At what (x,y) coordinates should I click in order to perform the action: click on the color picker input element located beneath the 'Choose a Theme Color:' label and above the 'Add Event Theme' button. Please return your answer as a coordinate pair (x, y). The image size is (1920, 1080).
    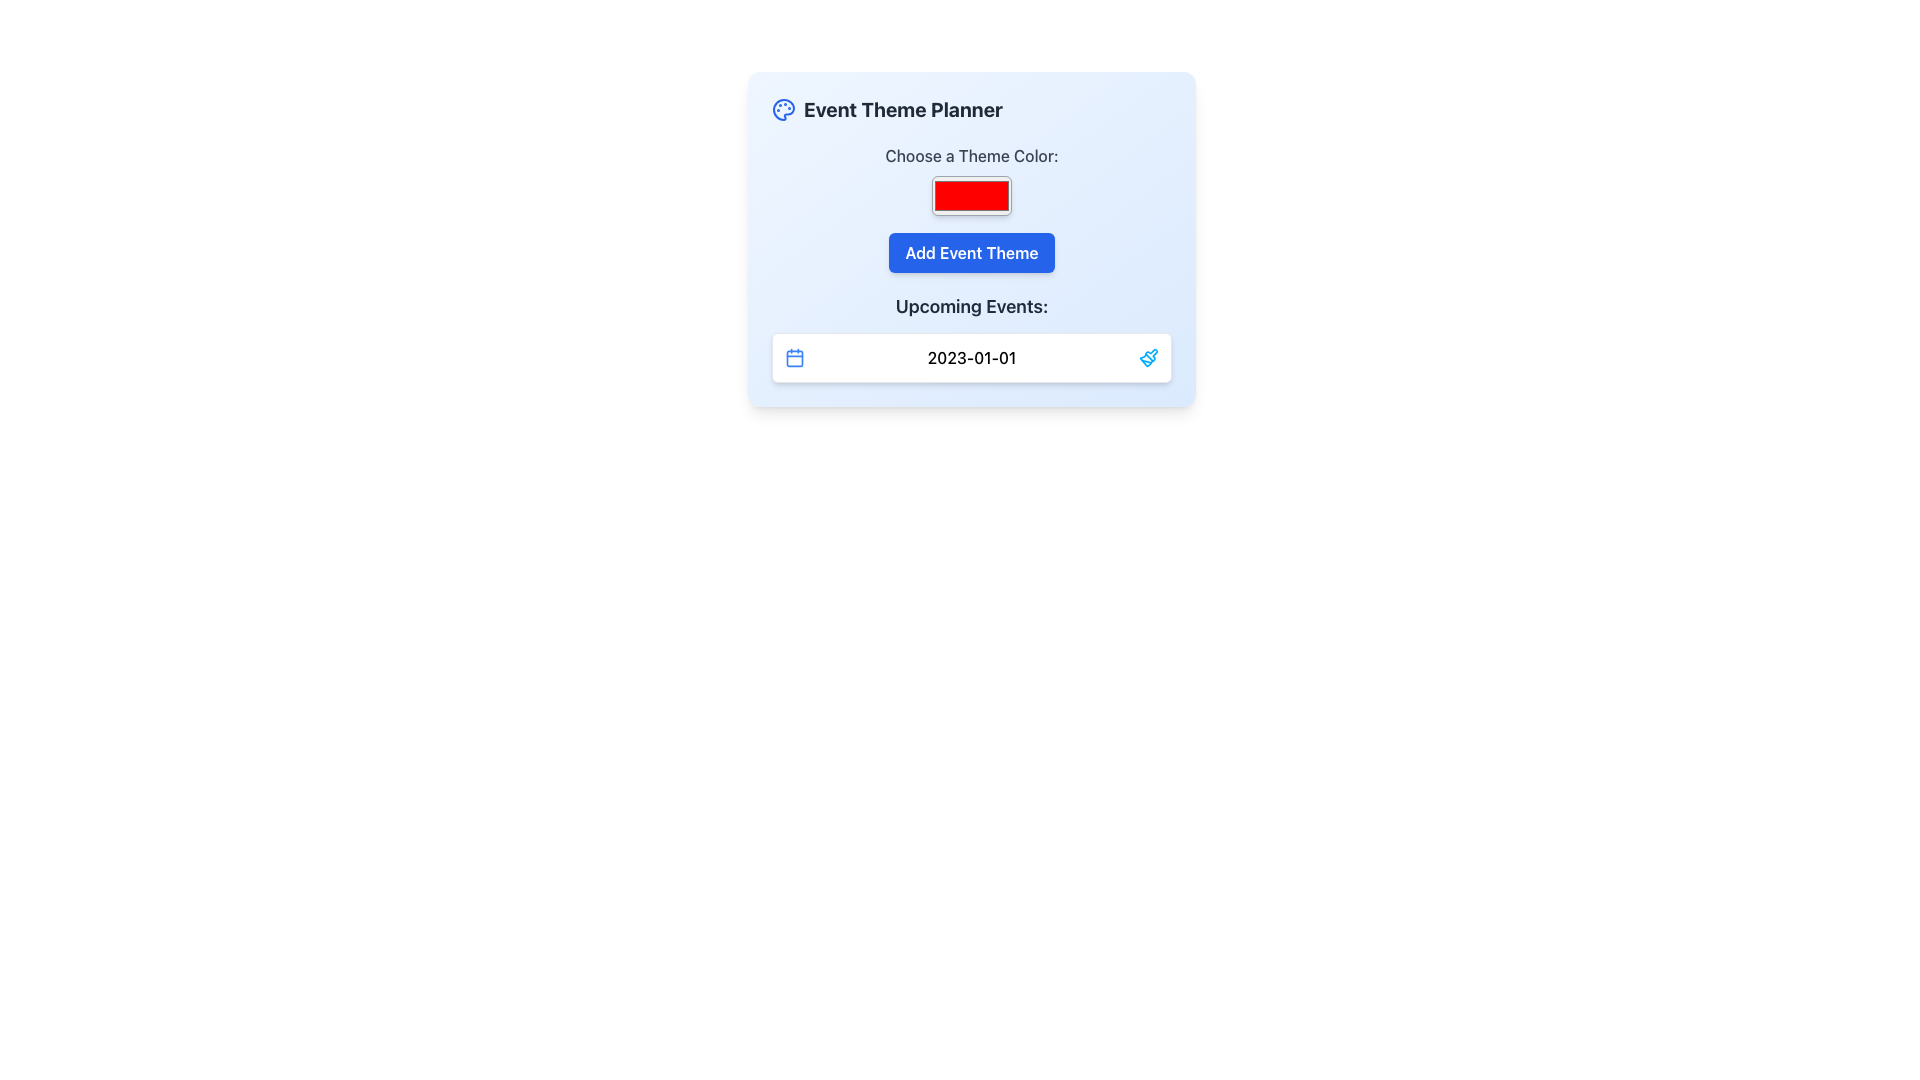
    Looking at the image, I should click on (971, 238).